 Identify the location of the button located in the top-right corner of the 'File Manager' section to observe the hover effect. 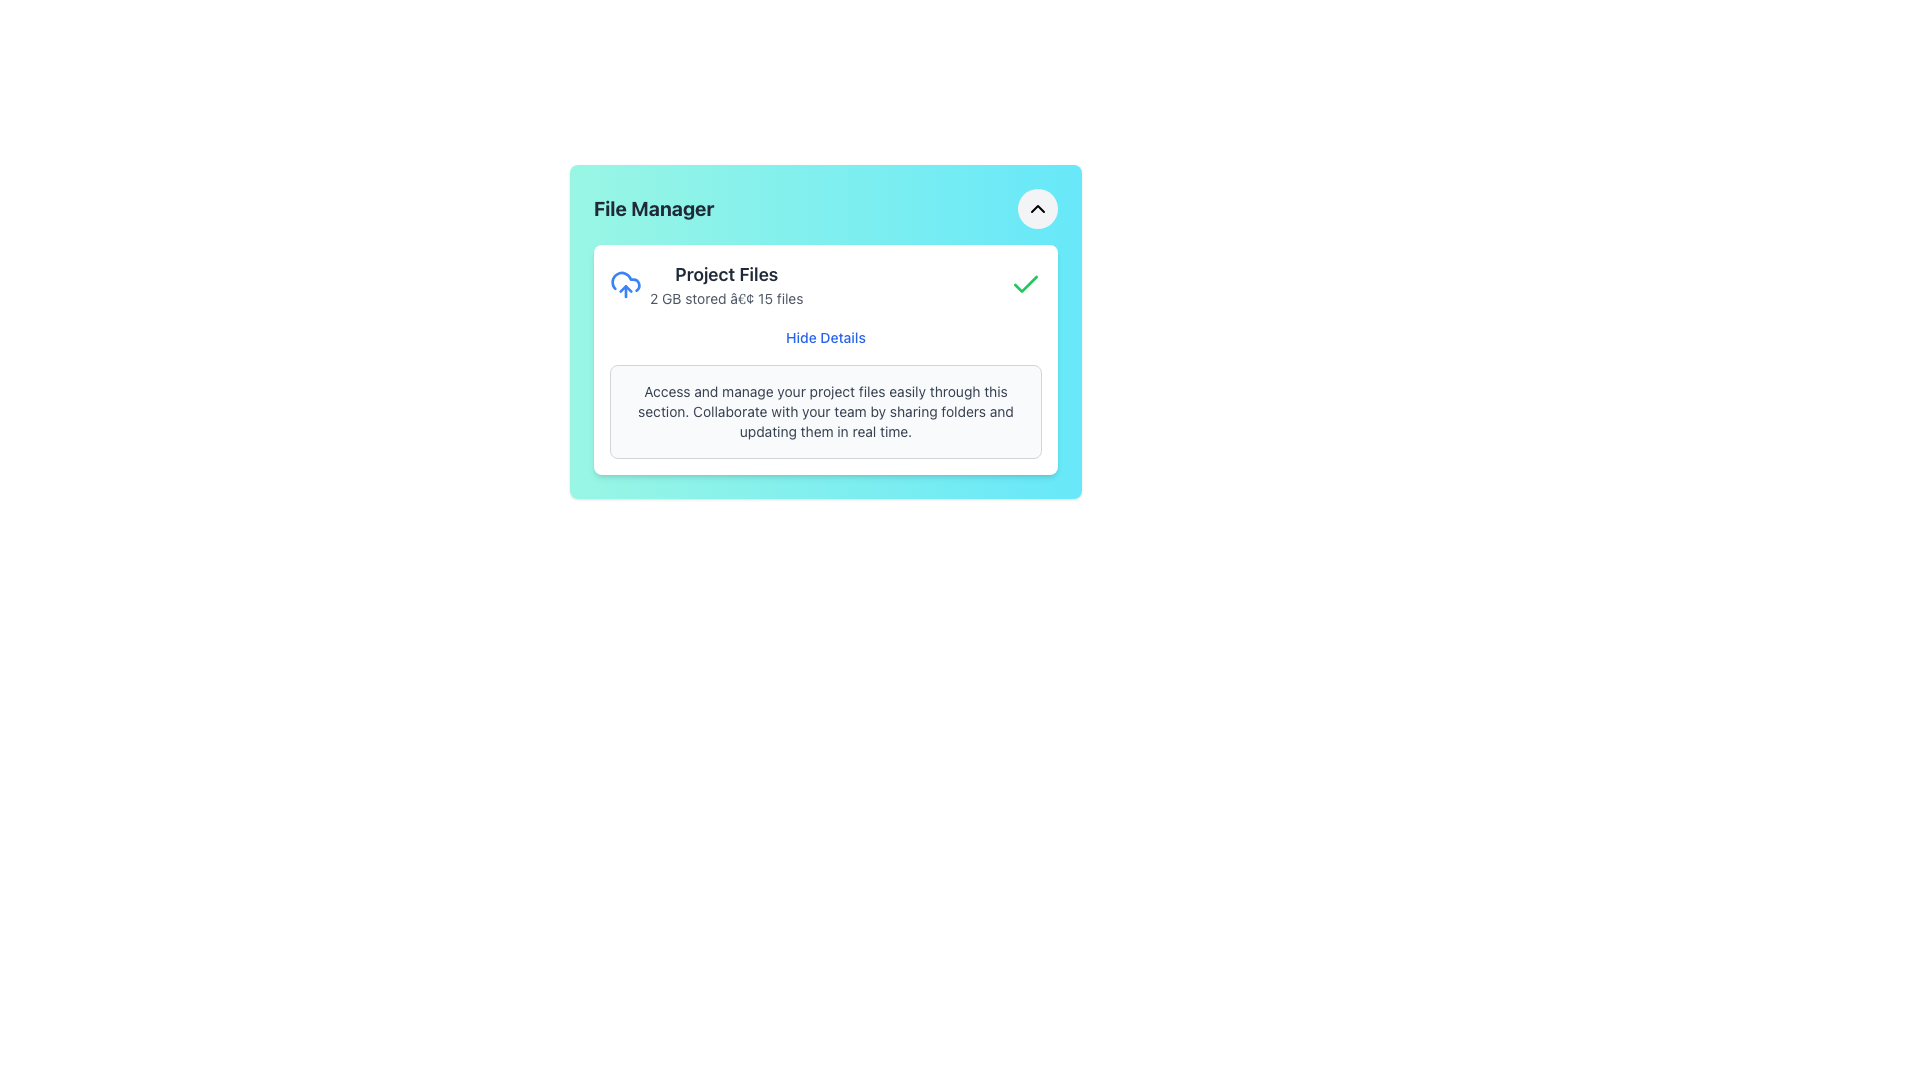
(1037, 208).